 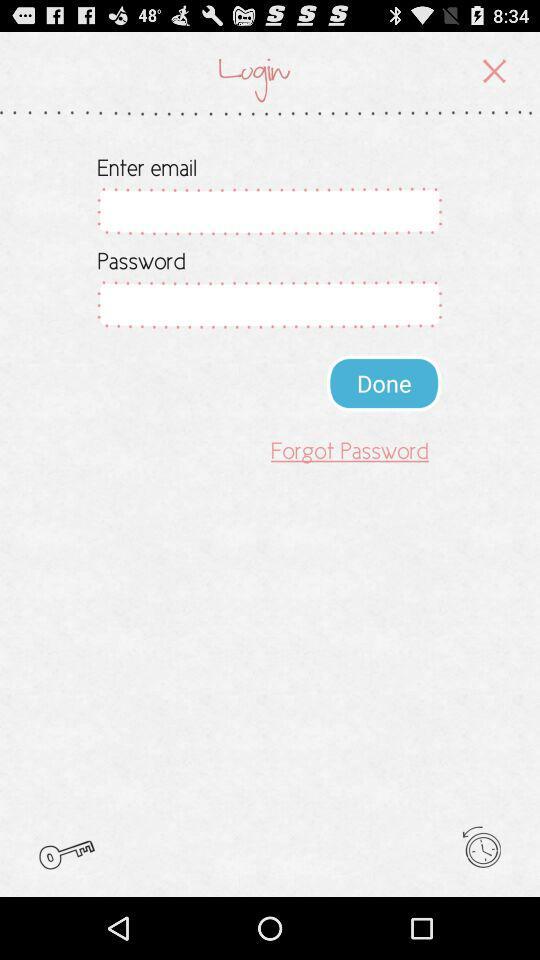 What do you see at coordinates (384, 382) in the screenshot?
I see `the done icon` at bounding box center [384, 382].